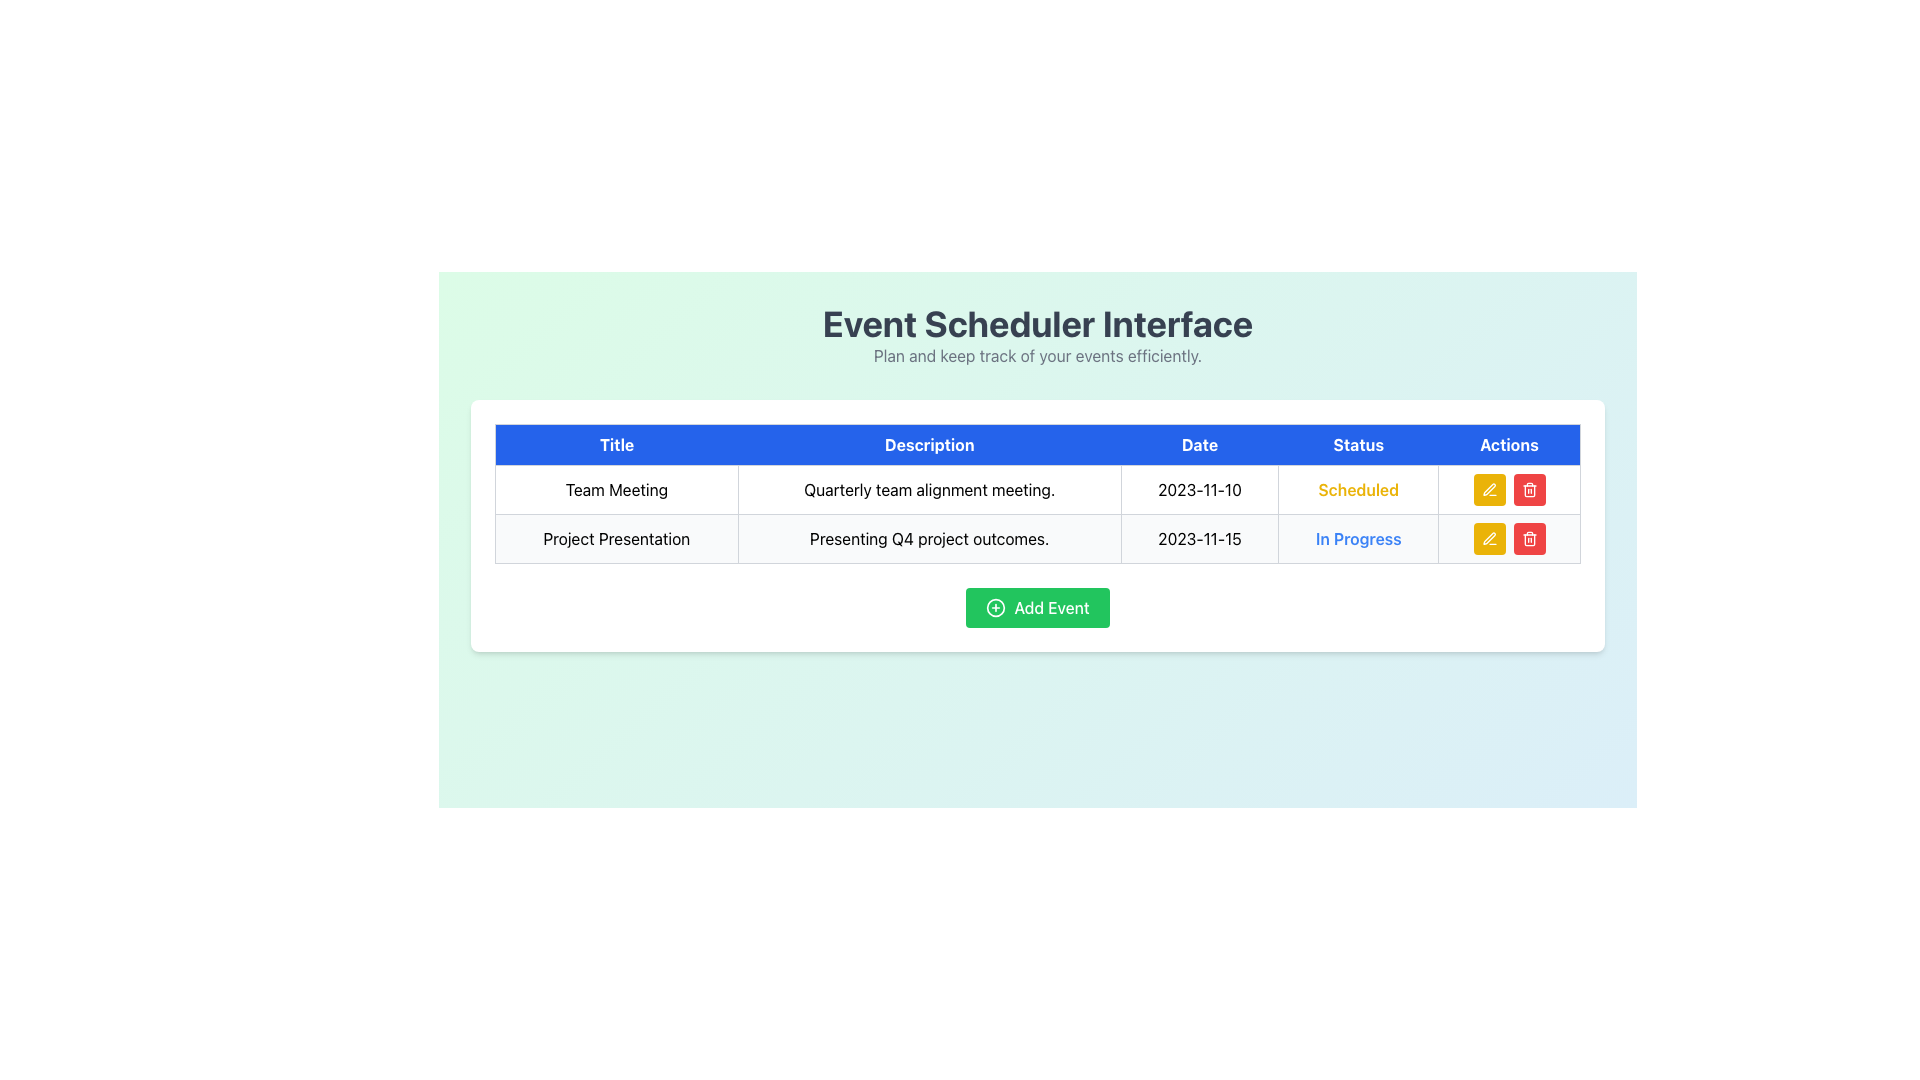 The image size is (1920, 1080). I want to click on the text display that provides the description of the 'Team Meeting' event, located in the second cell of the 'Description' column in the first row of the table, so click(928, 489).